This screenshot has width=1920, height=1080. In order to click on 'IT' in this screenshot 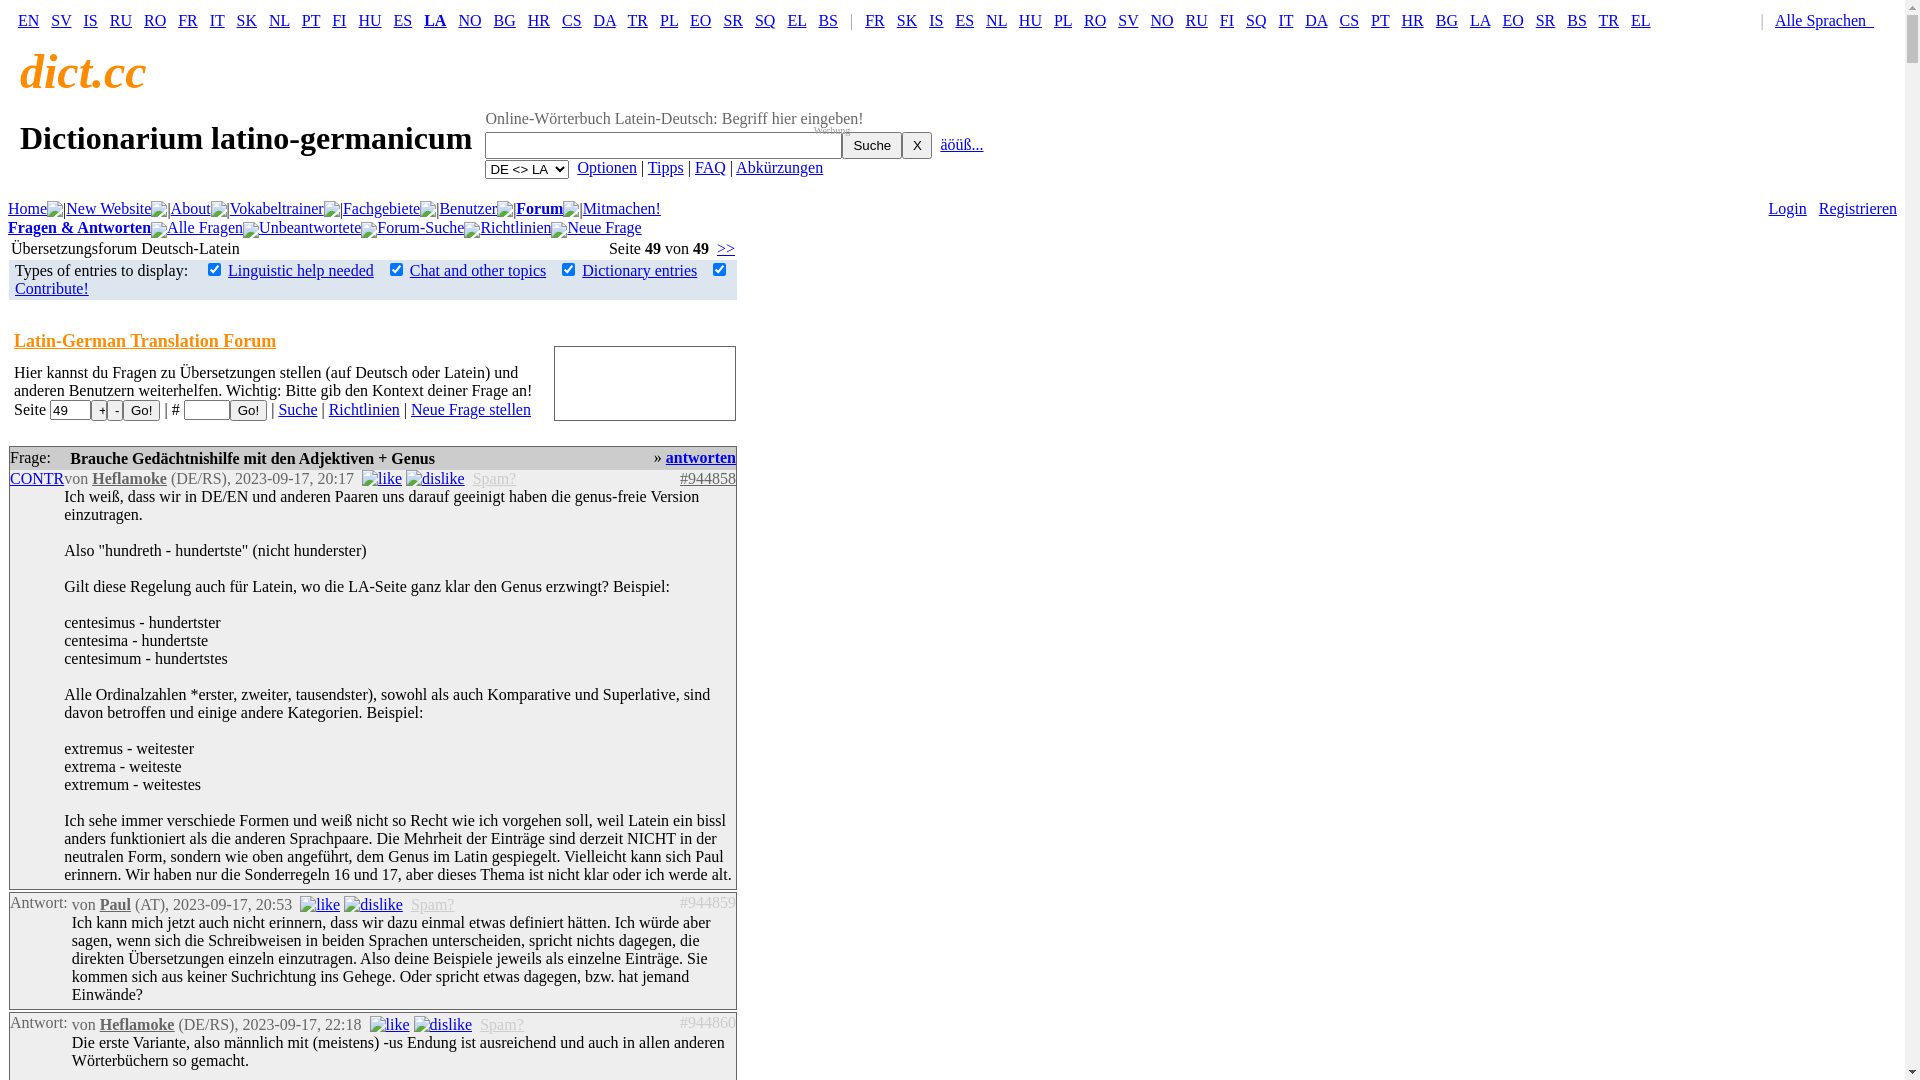, I will do `click(1285, 20)`.